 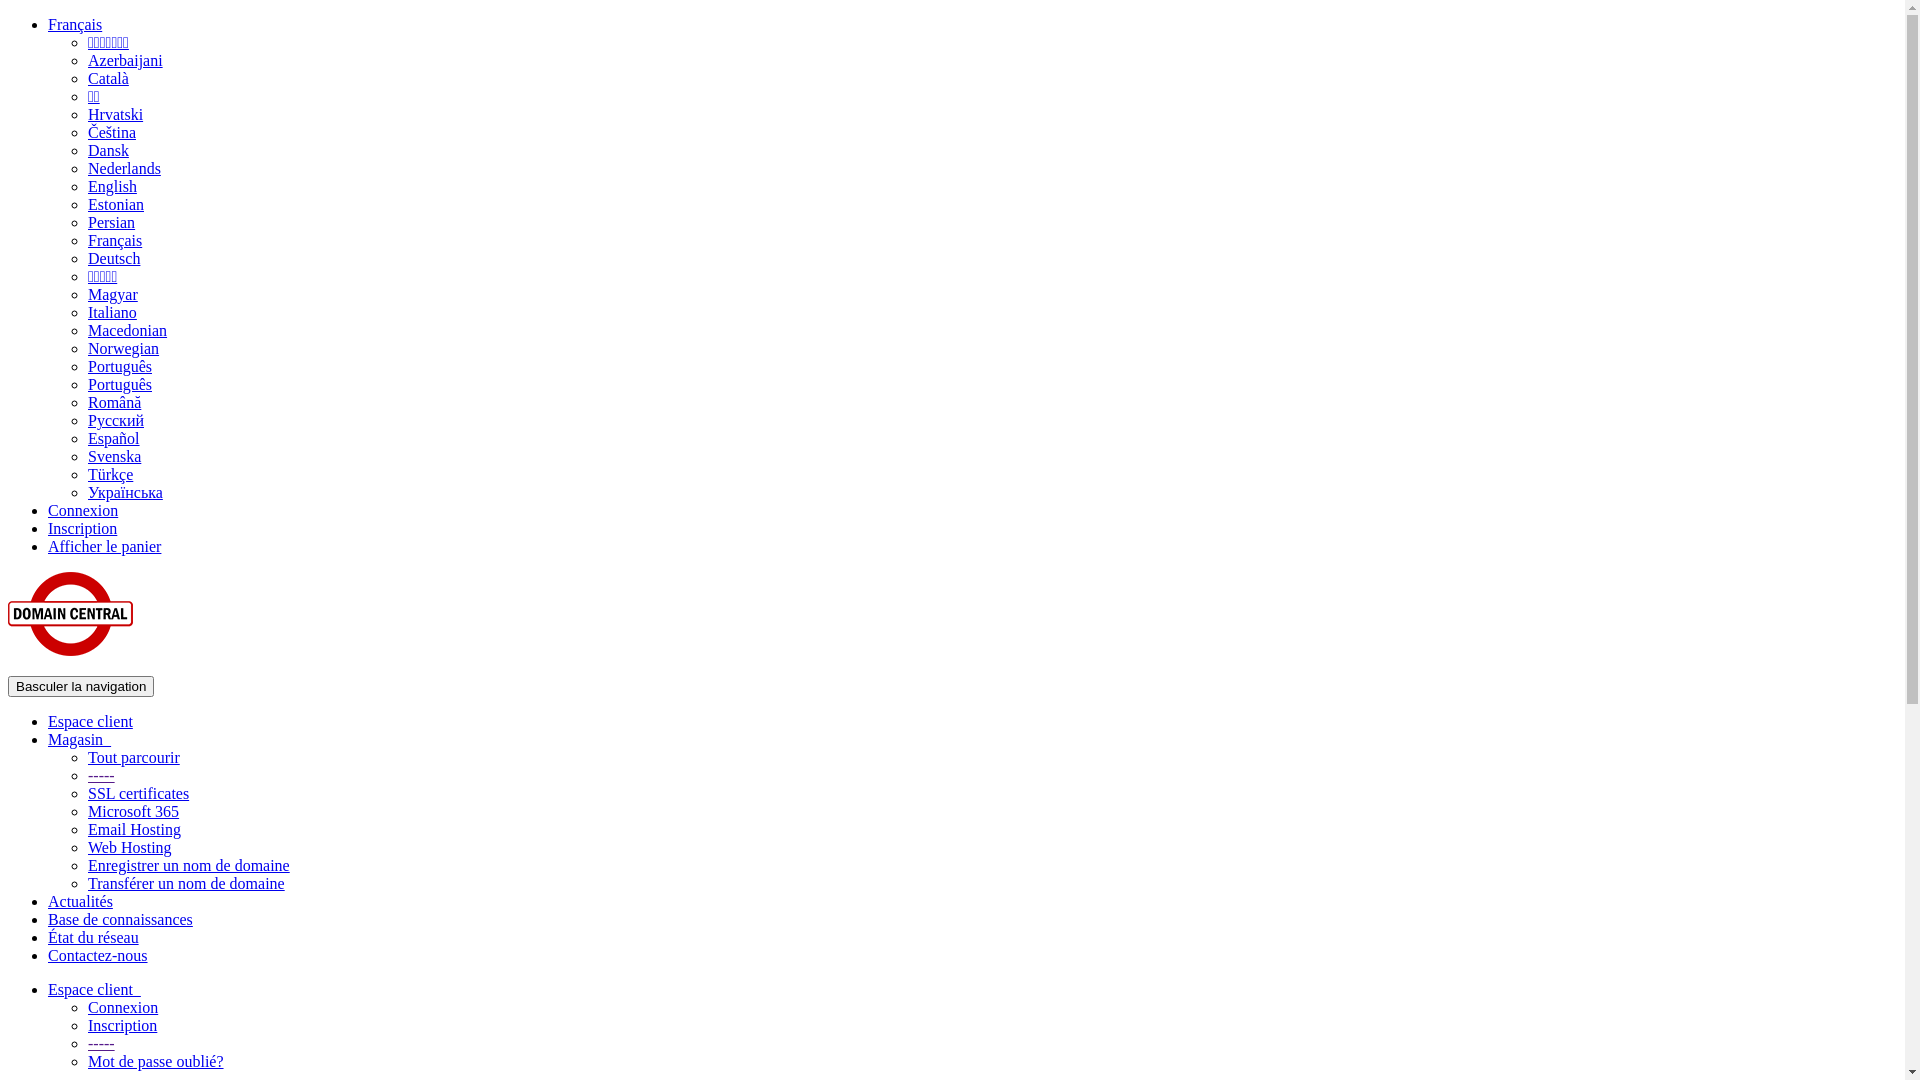 What do you see at coordinates (123, 167) in the screenshot?
I see `'Nederlands'` at bounding box center [123, 167].